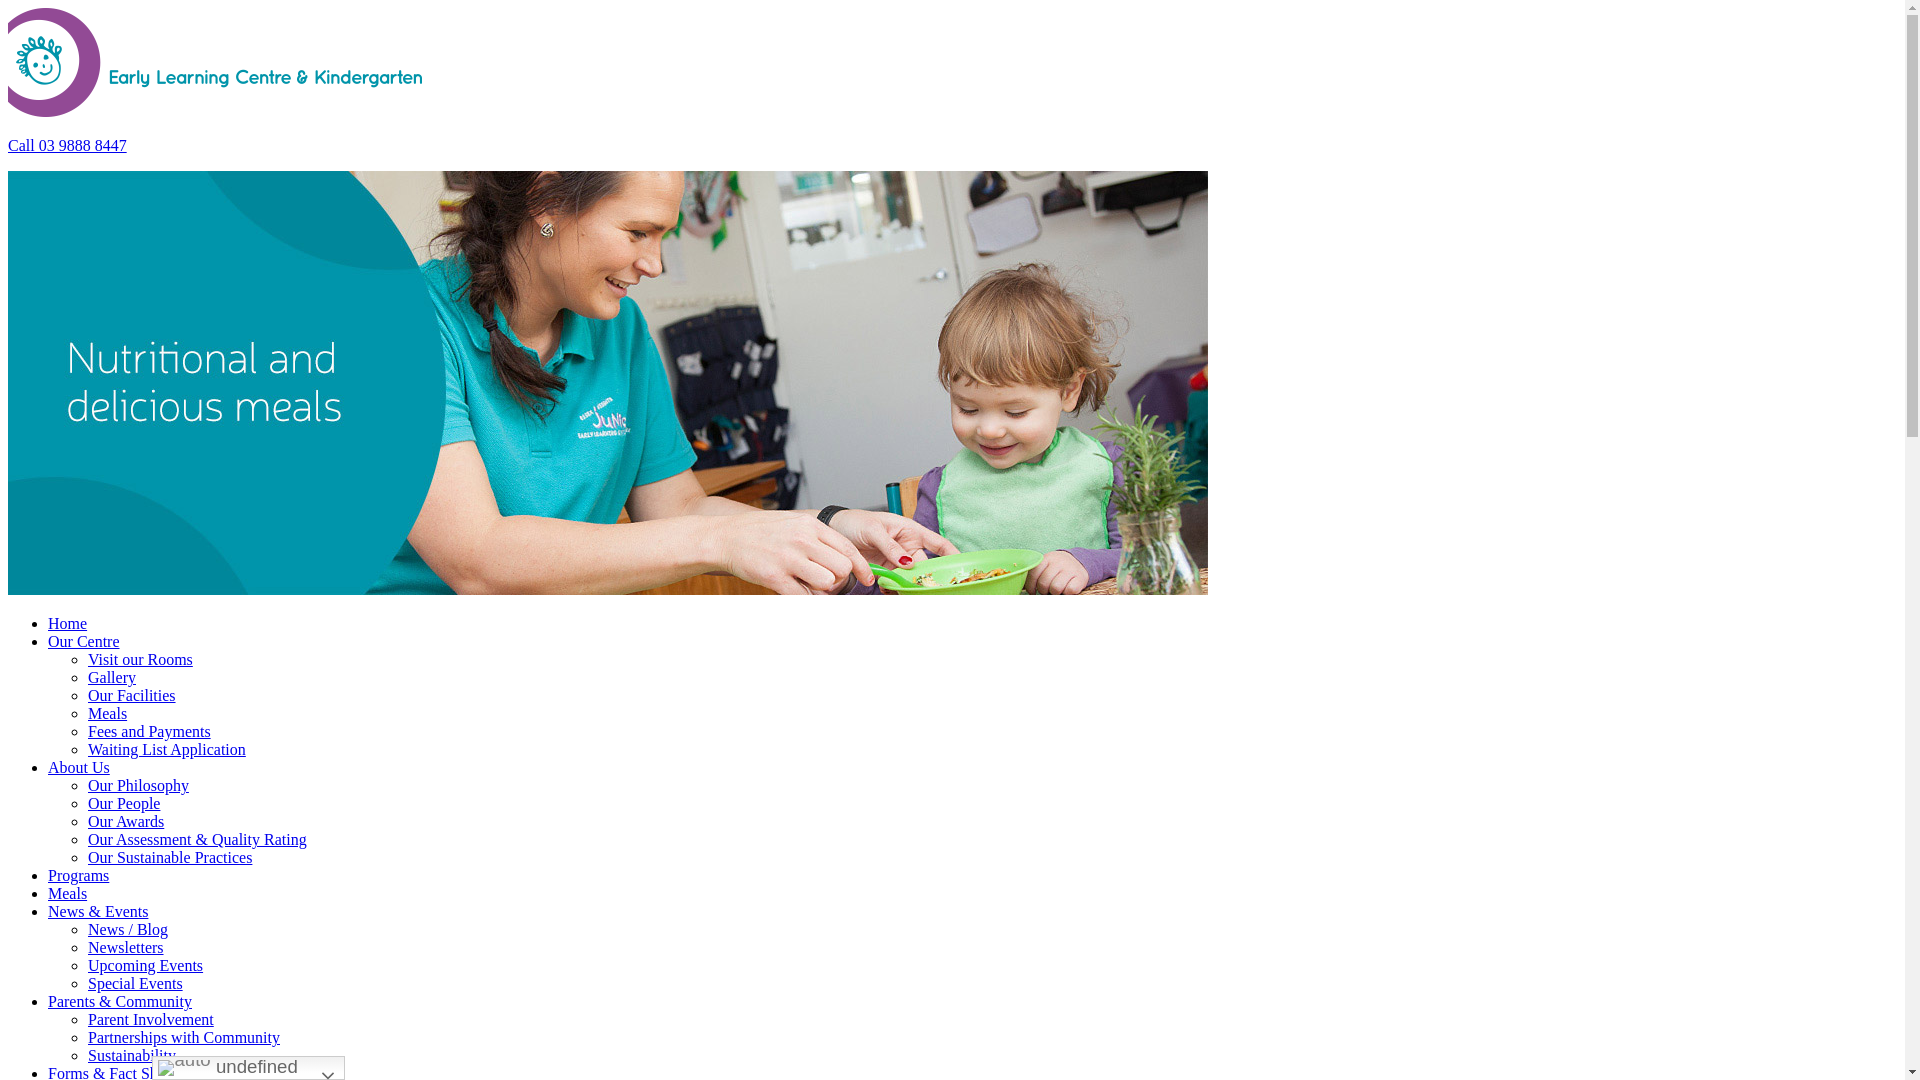  I want to click on 'Gallery', so click(110, 676).